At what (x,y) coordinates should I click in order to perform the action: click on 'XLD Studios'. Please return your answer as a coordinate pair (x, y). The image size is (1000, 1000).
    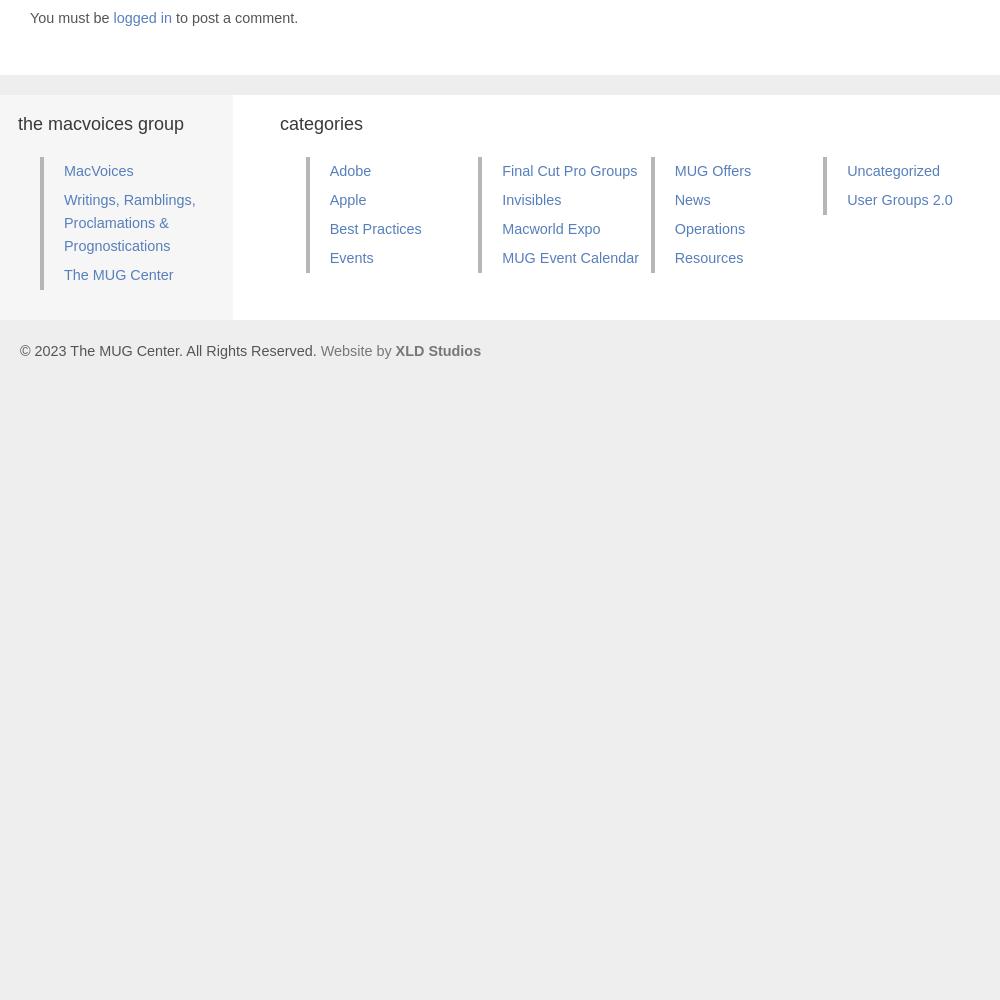
    Looking at the image, I should click on (438, 349).